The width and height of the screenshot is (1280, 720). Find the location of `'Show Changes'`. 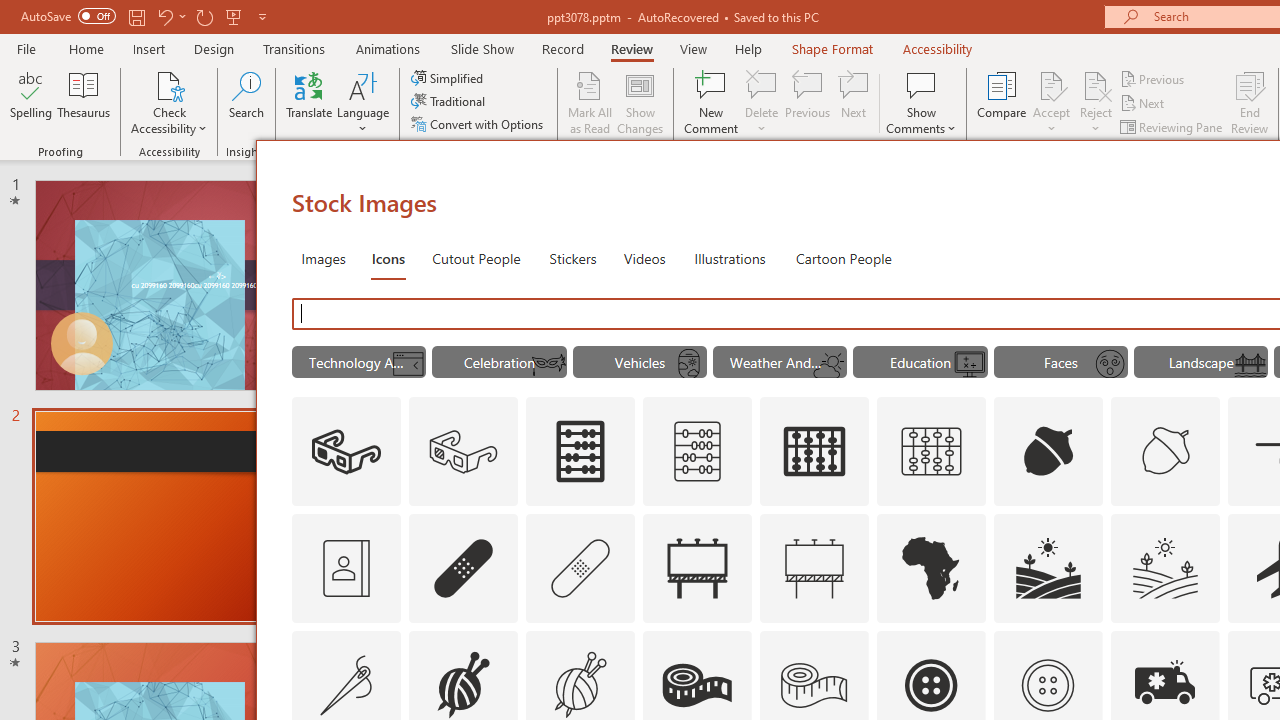

'Show Changes' is located at coordinates (640, 103).